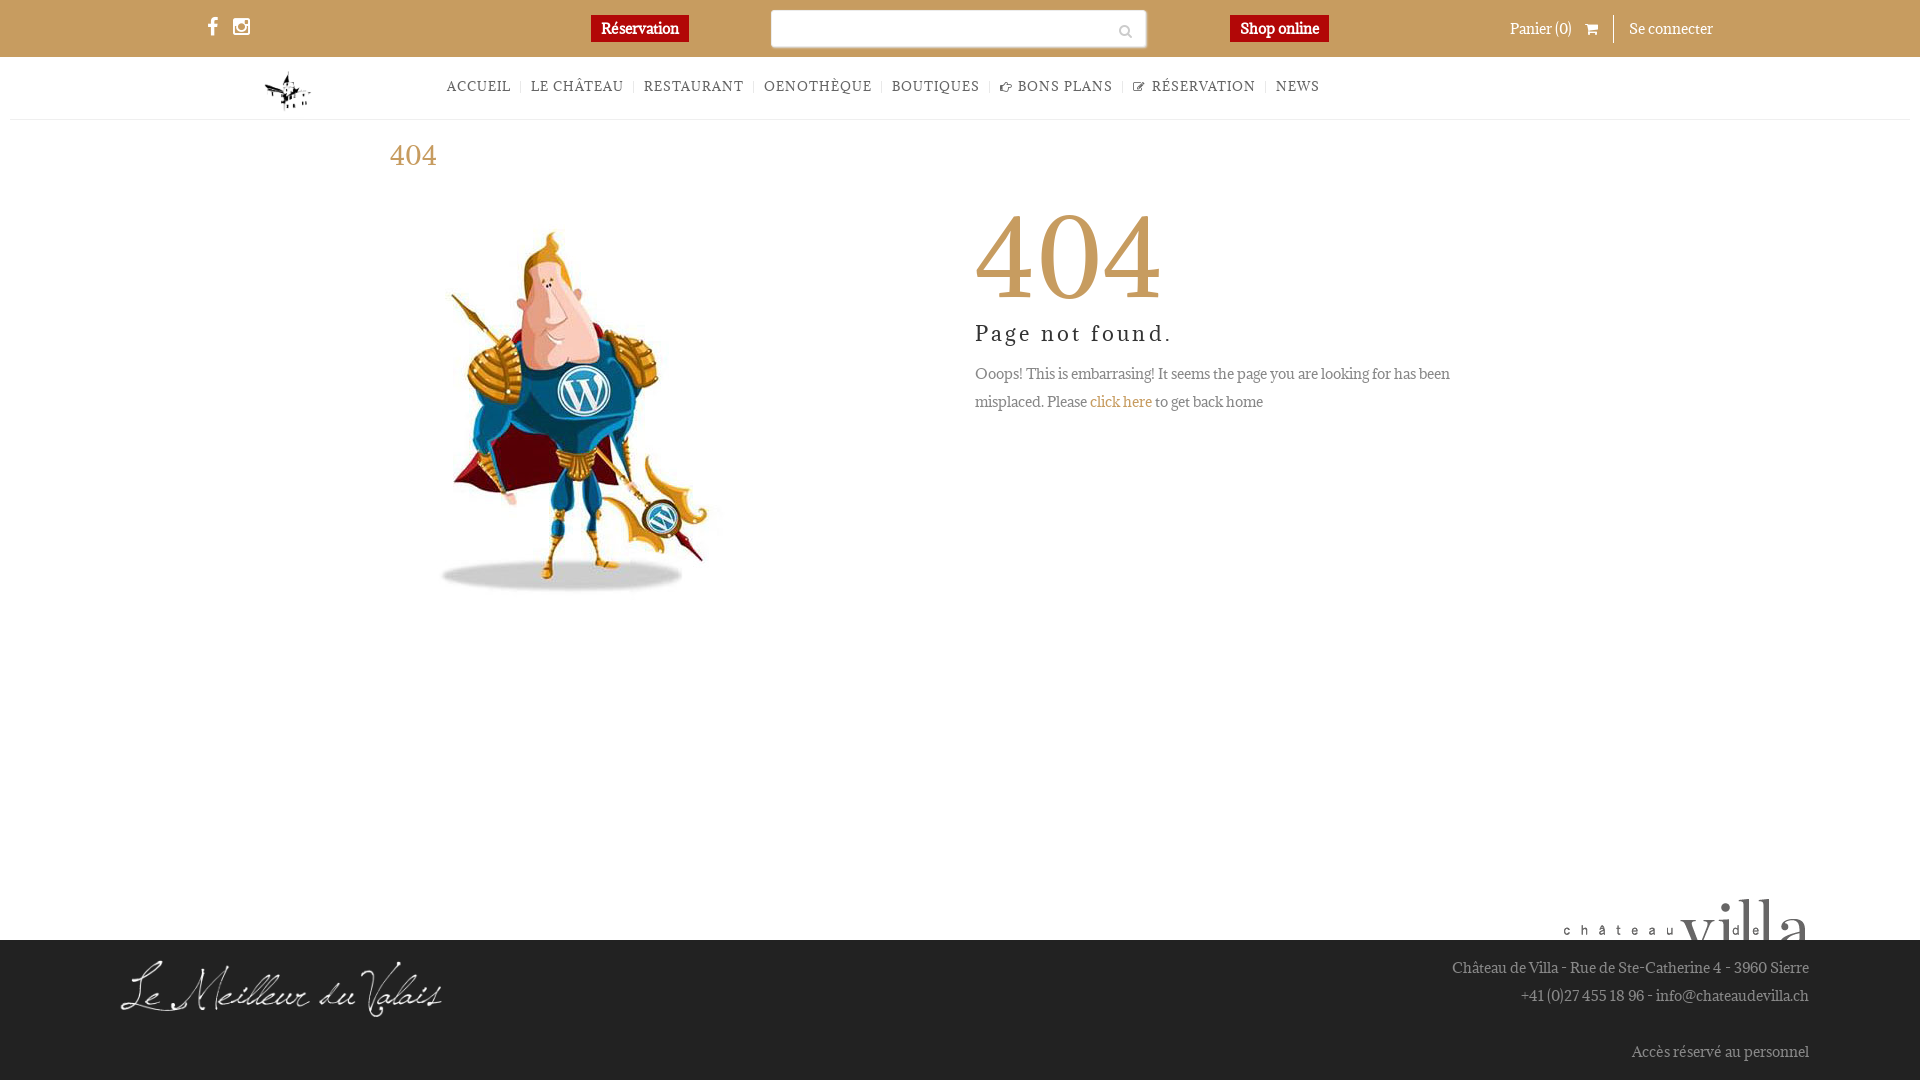  I want to click on 'RESTAURANT', so click(694, 86).